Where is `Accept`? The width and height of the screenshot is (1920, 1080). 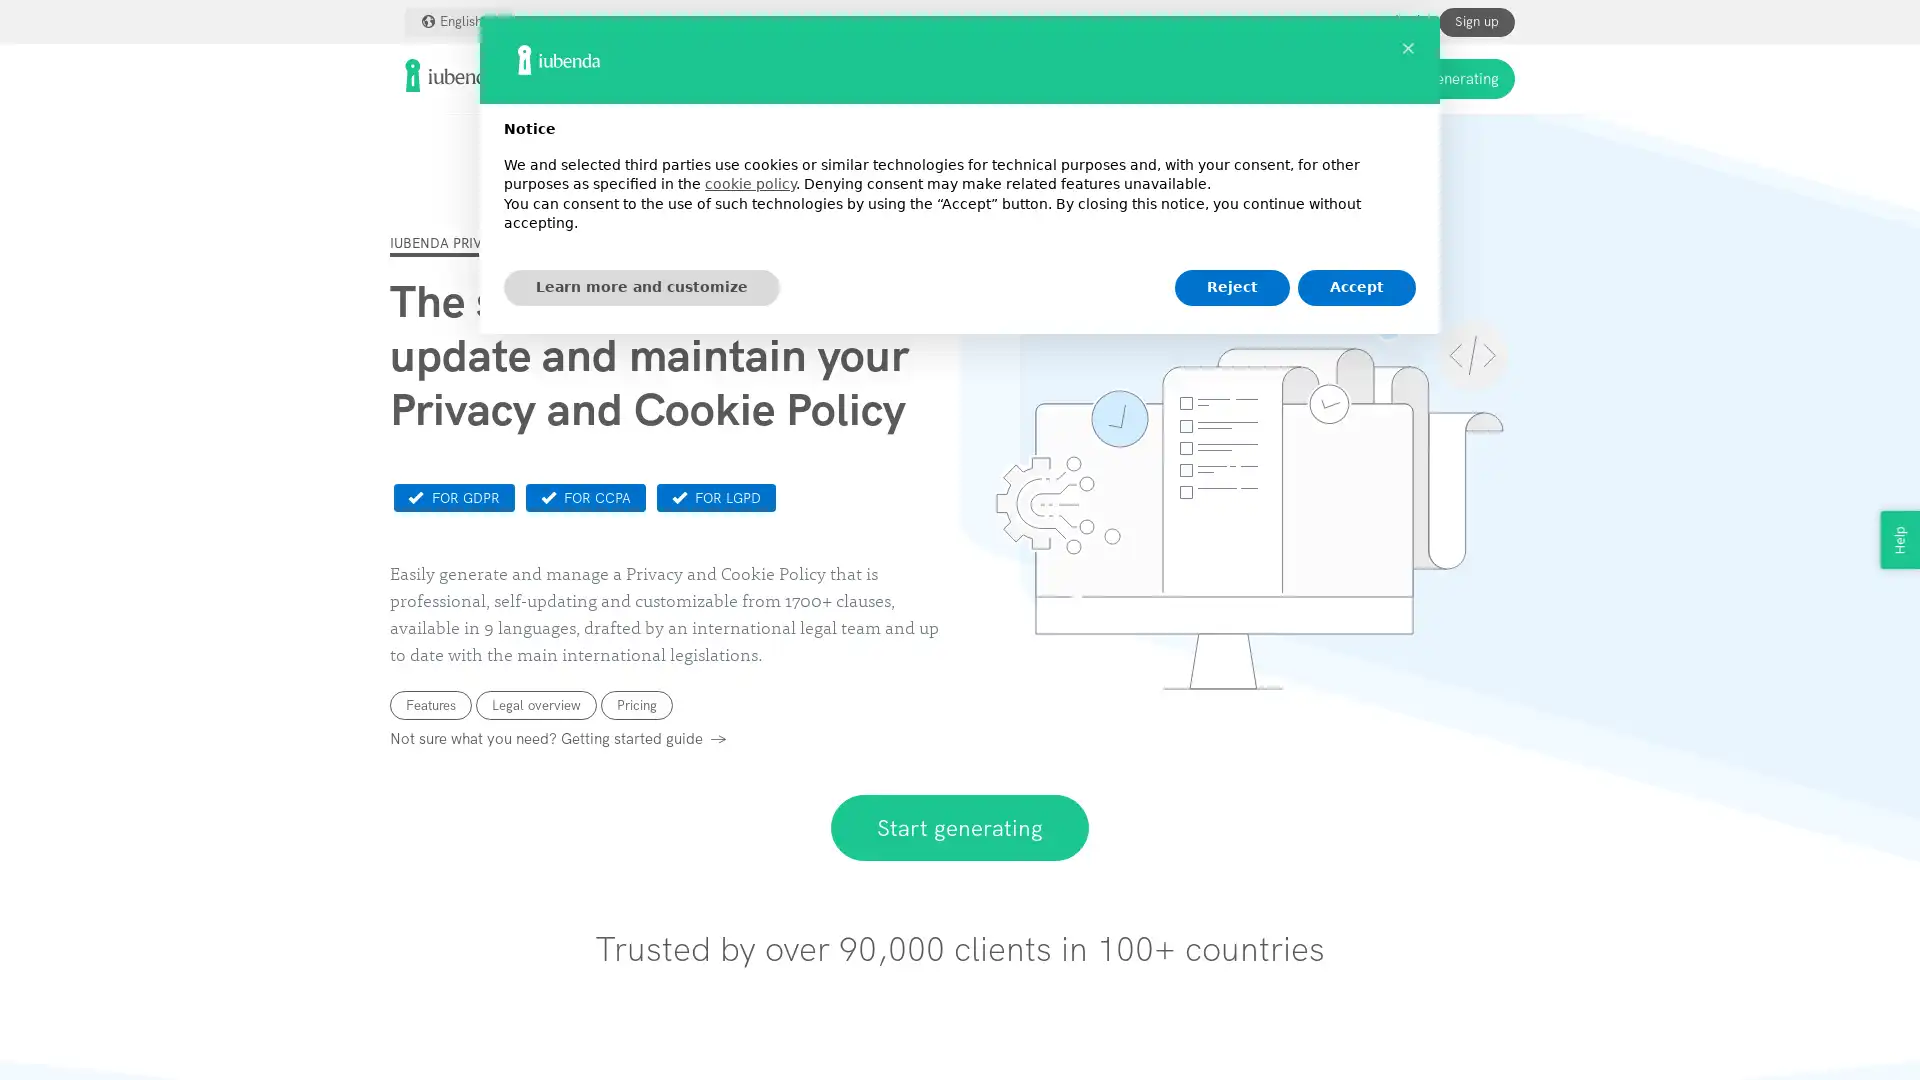
Accept is located at coordinates (1357, 286).